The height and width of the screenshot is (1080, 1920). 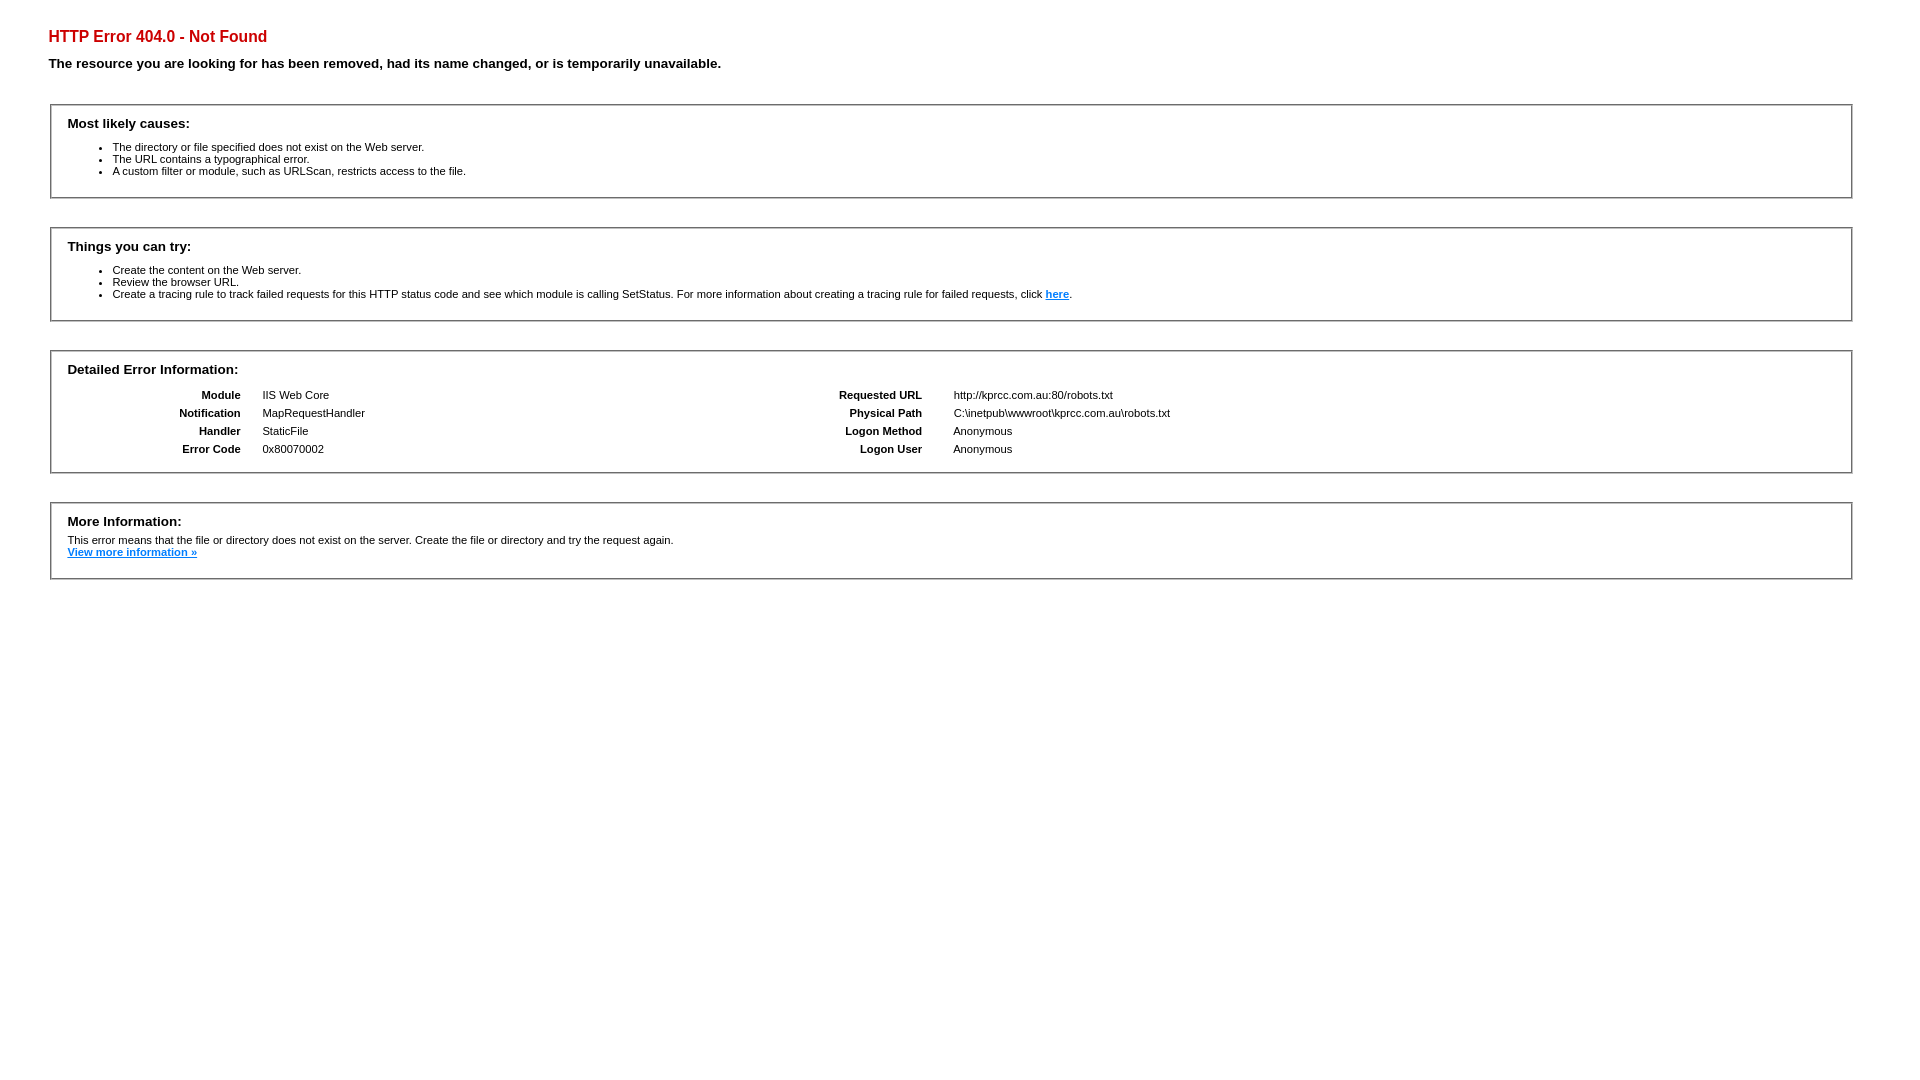 I want to click on 'here', so click(x=1056, y=293).